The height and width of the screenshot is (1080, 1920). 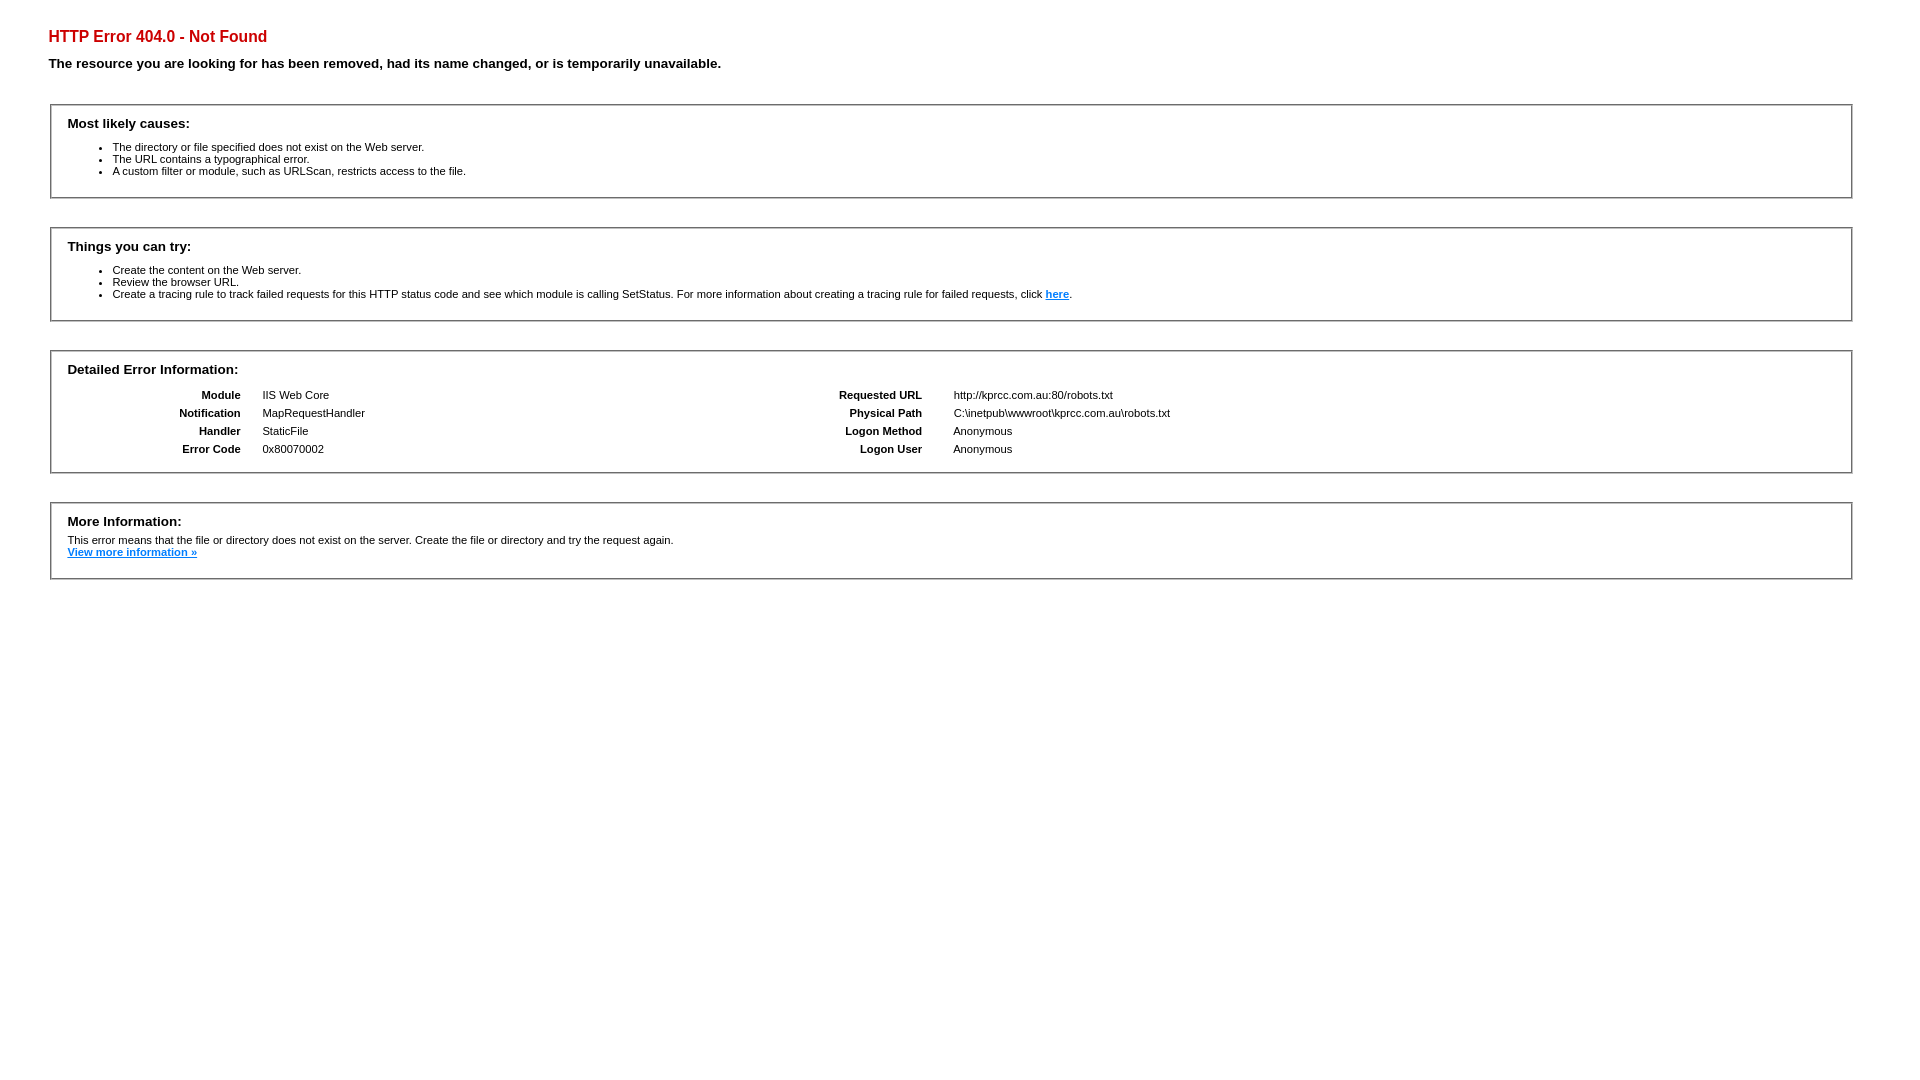 I want to click on 'here', so click(x=1056, y=293).